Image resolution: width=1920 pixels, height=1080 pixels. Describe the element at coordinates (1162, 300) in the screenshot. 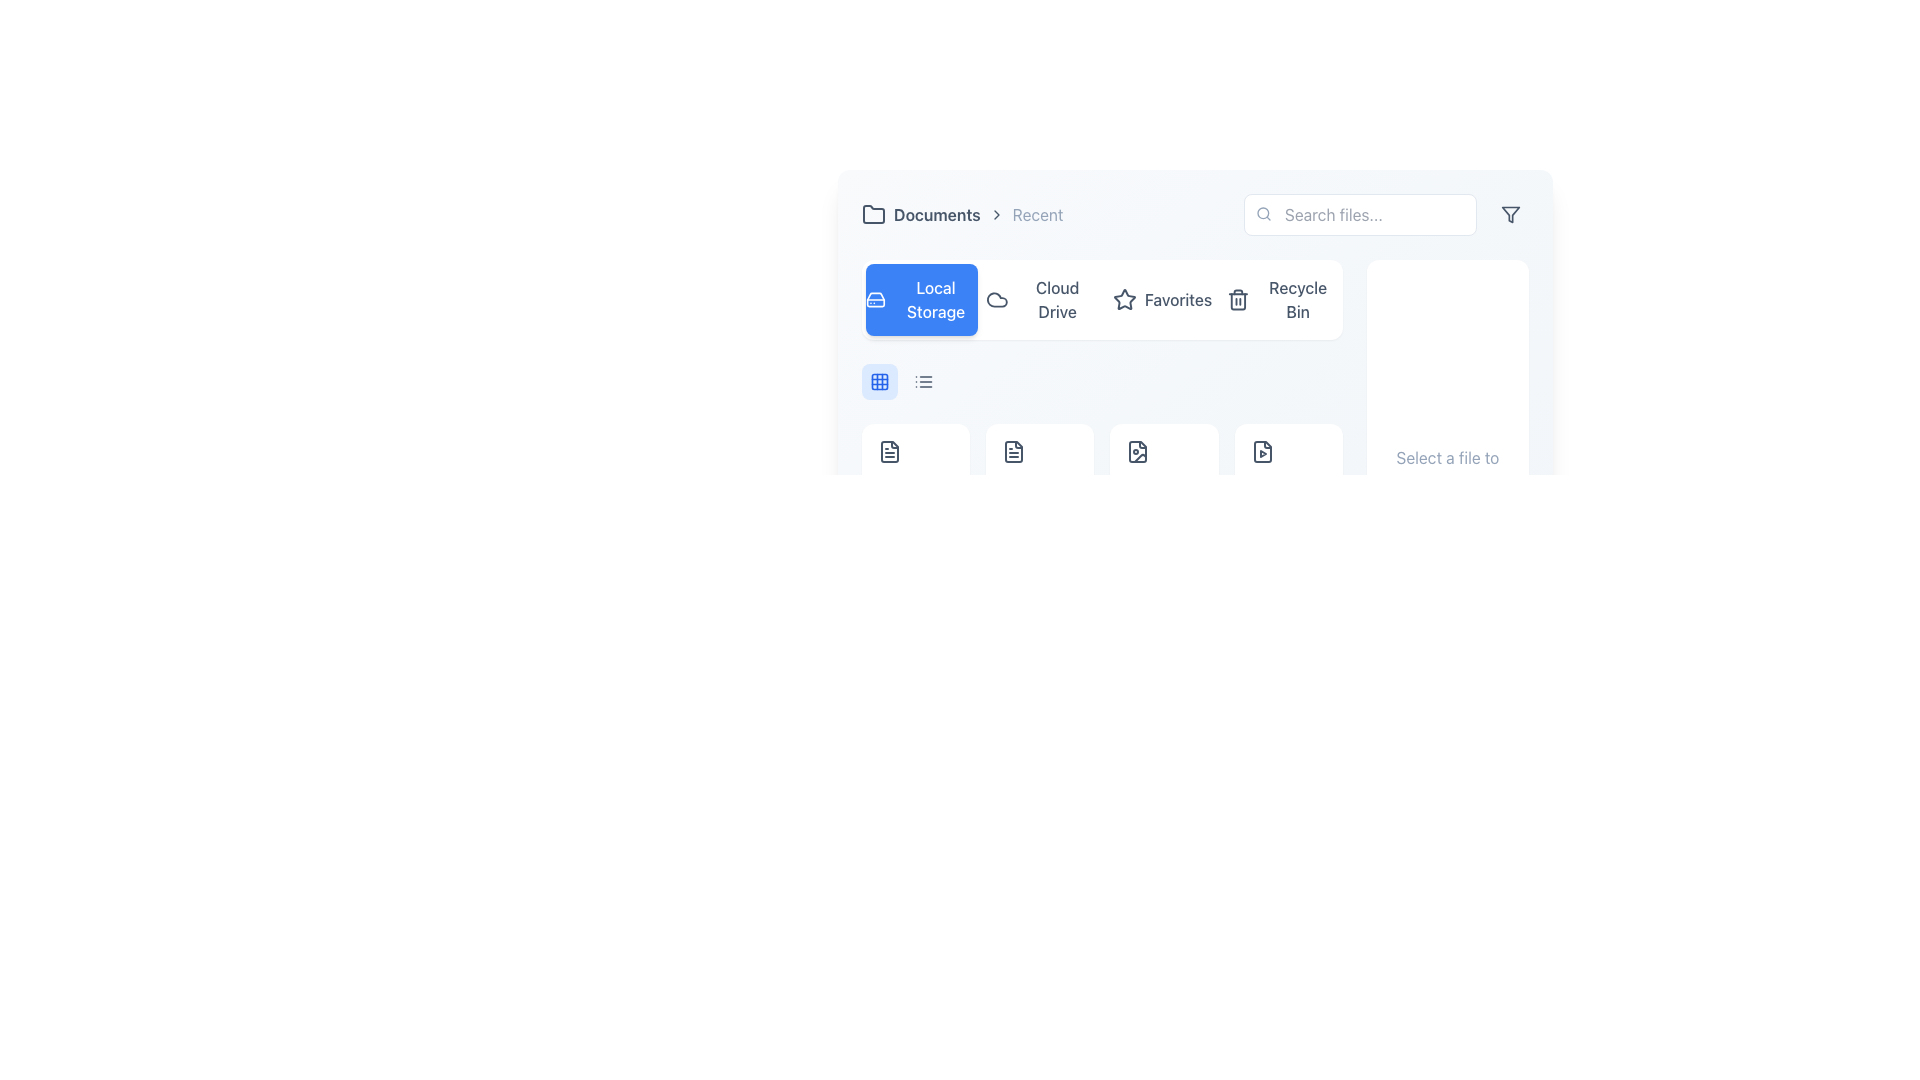

I see `the 'Favorites' button, which is a compact rectangular button with a star icon and text, located` at that location.